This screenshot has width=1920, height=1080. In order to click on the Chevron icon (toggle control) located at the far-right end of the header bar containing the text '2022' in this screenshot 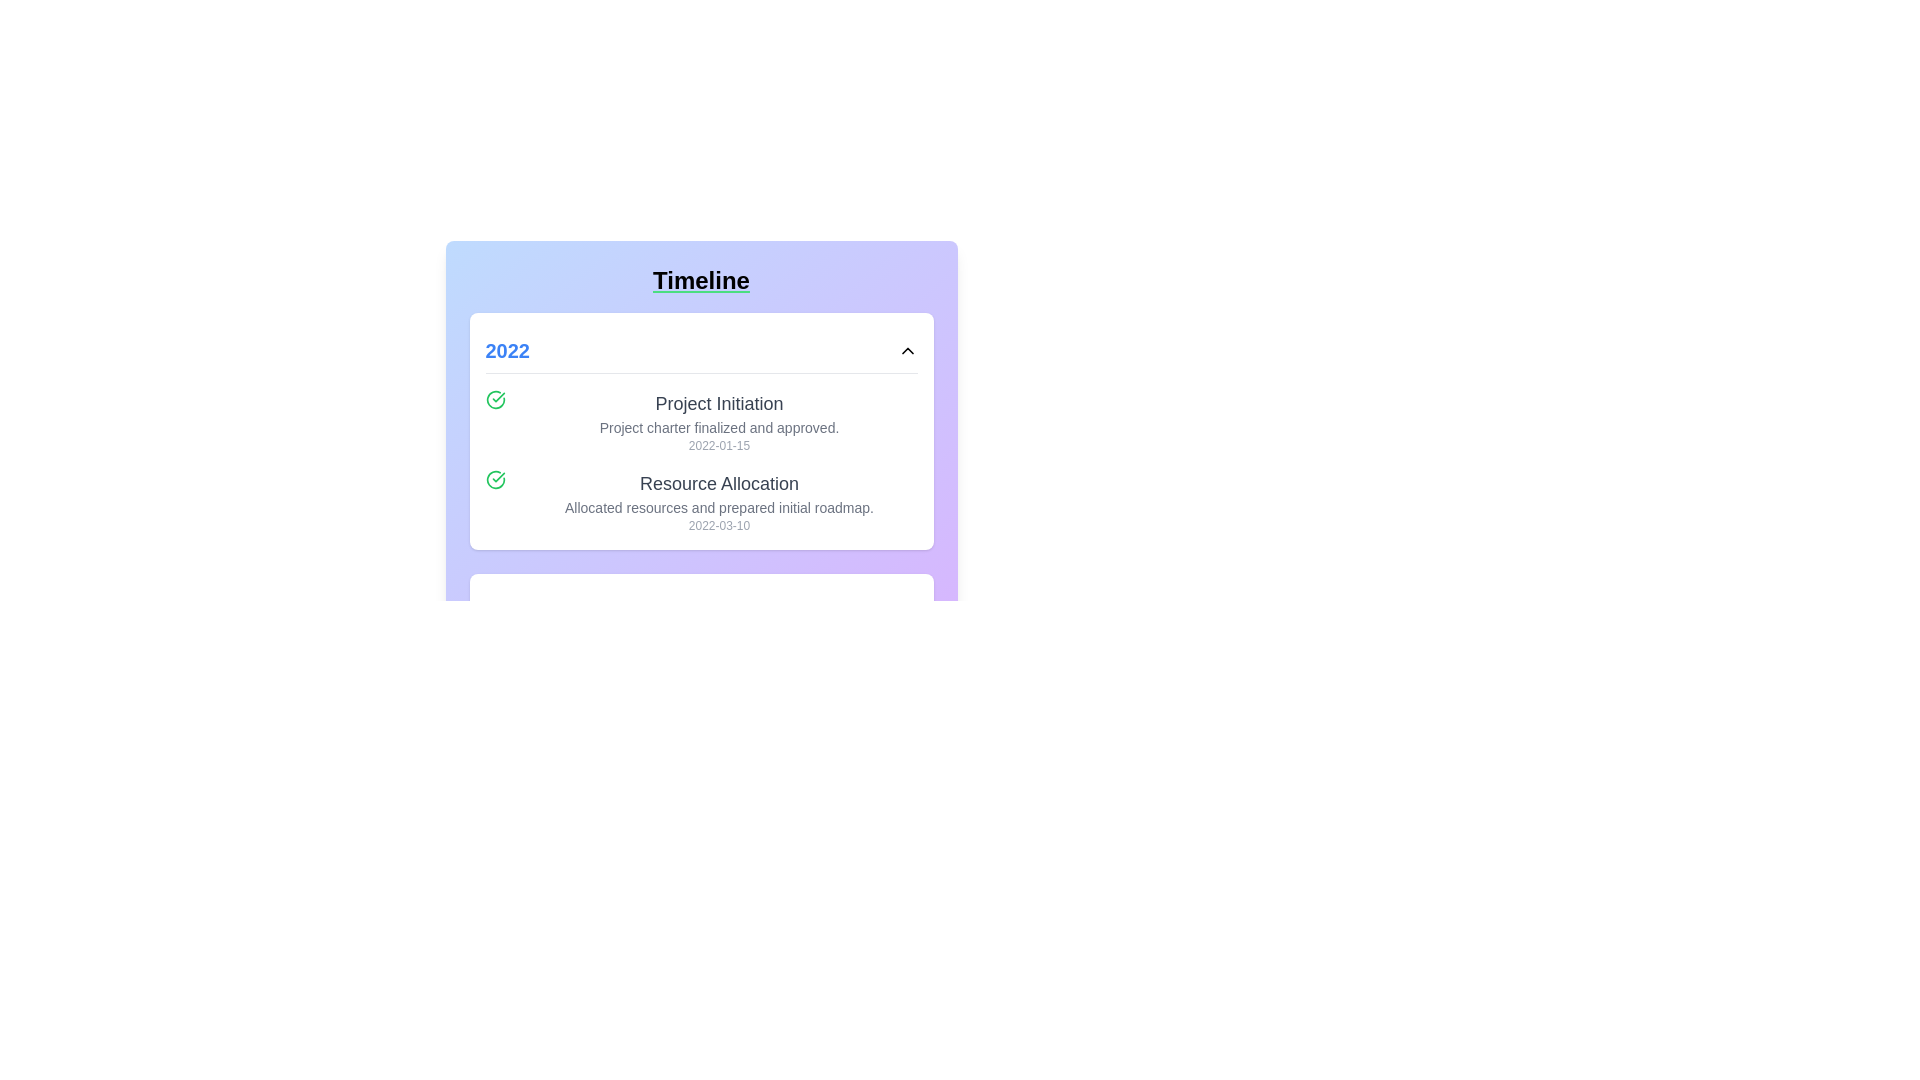, I will do `click(906, 350)`.